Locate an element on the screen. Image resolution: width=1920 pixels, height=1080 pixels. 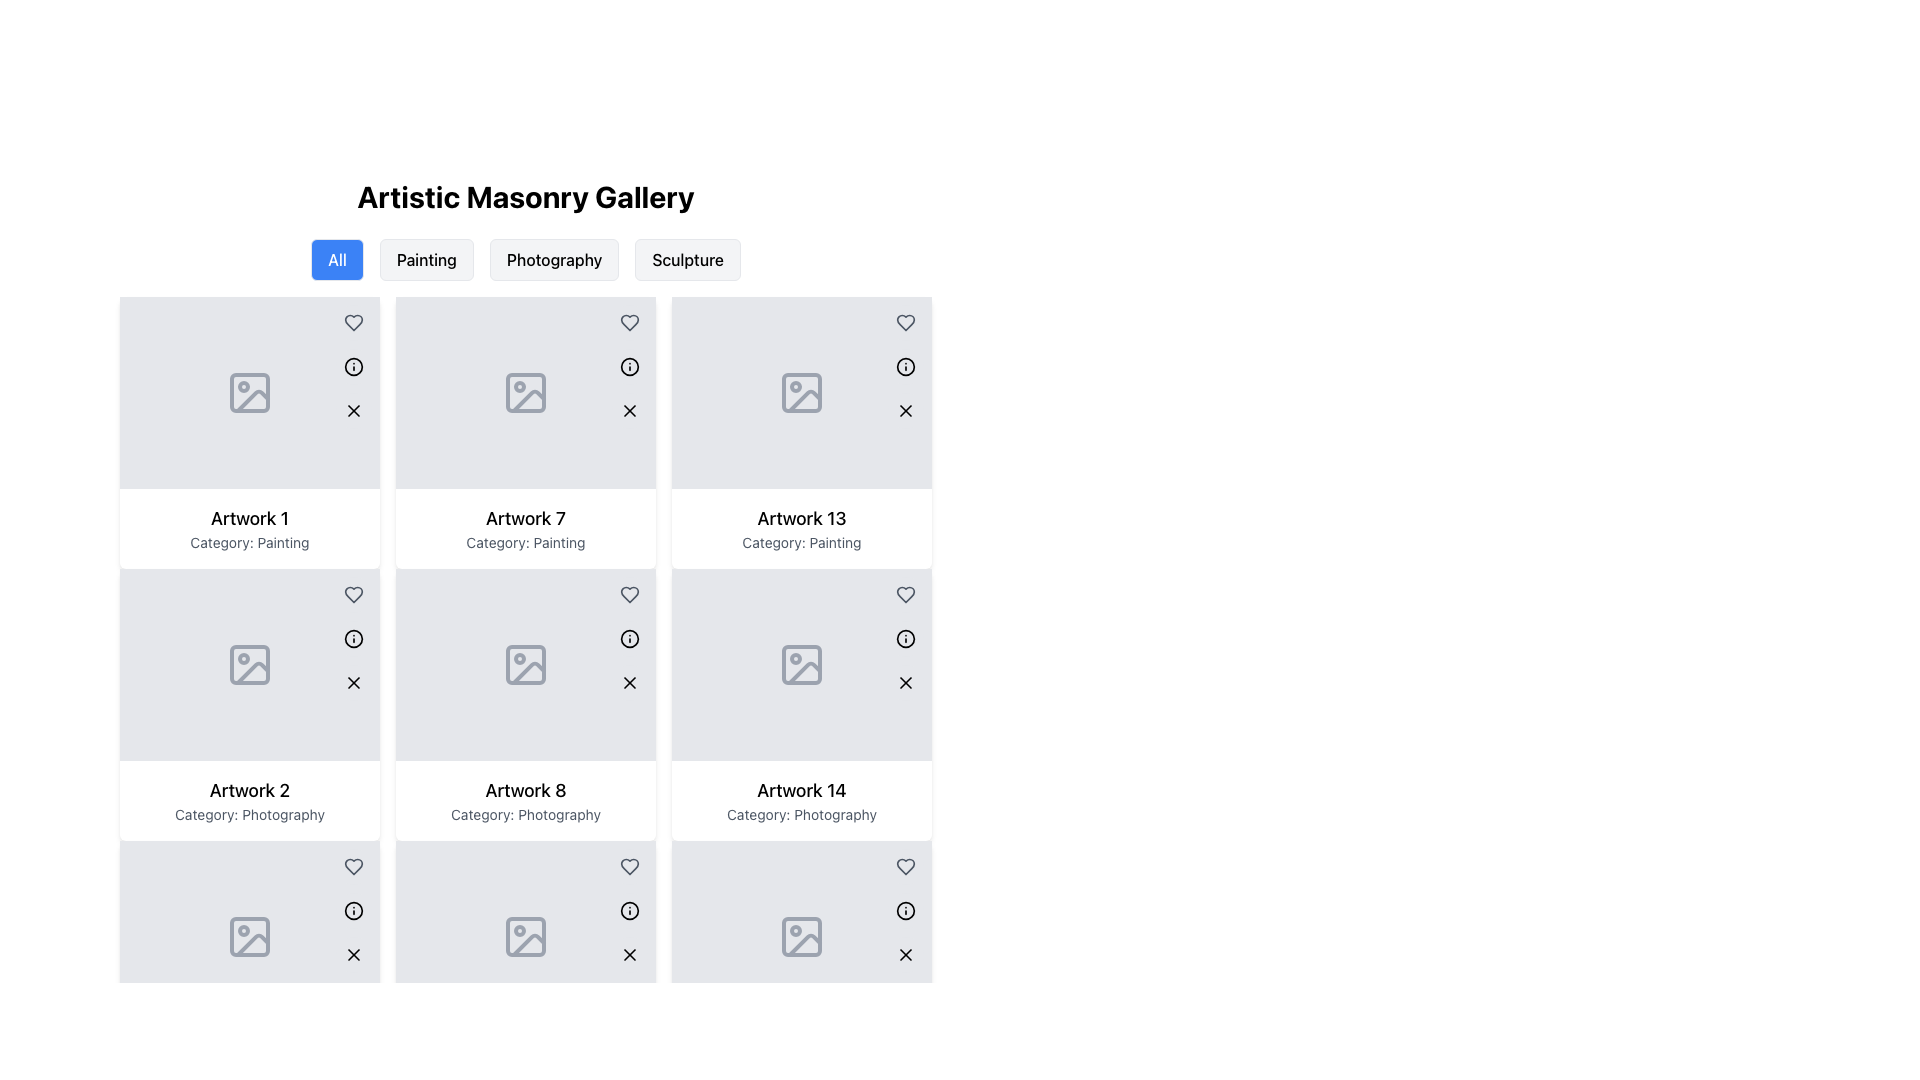
the 'Photography' category selector button, which is the third item in a row of four tabs, to filter items related to photography in the gallery is located at coordinates (554, 258).